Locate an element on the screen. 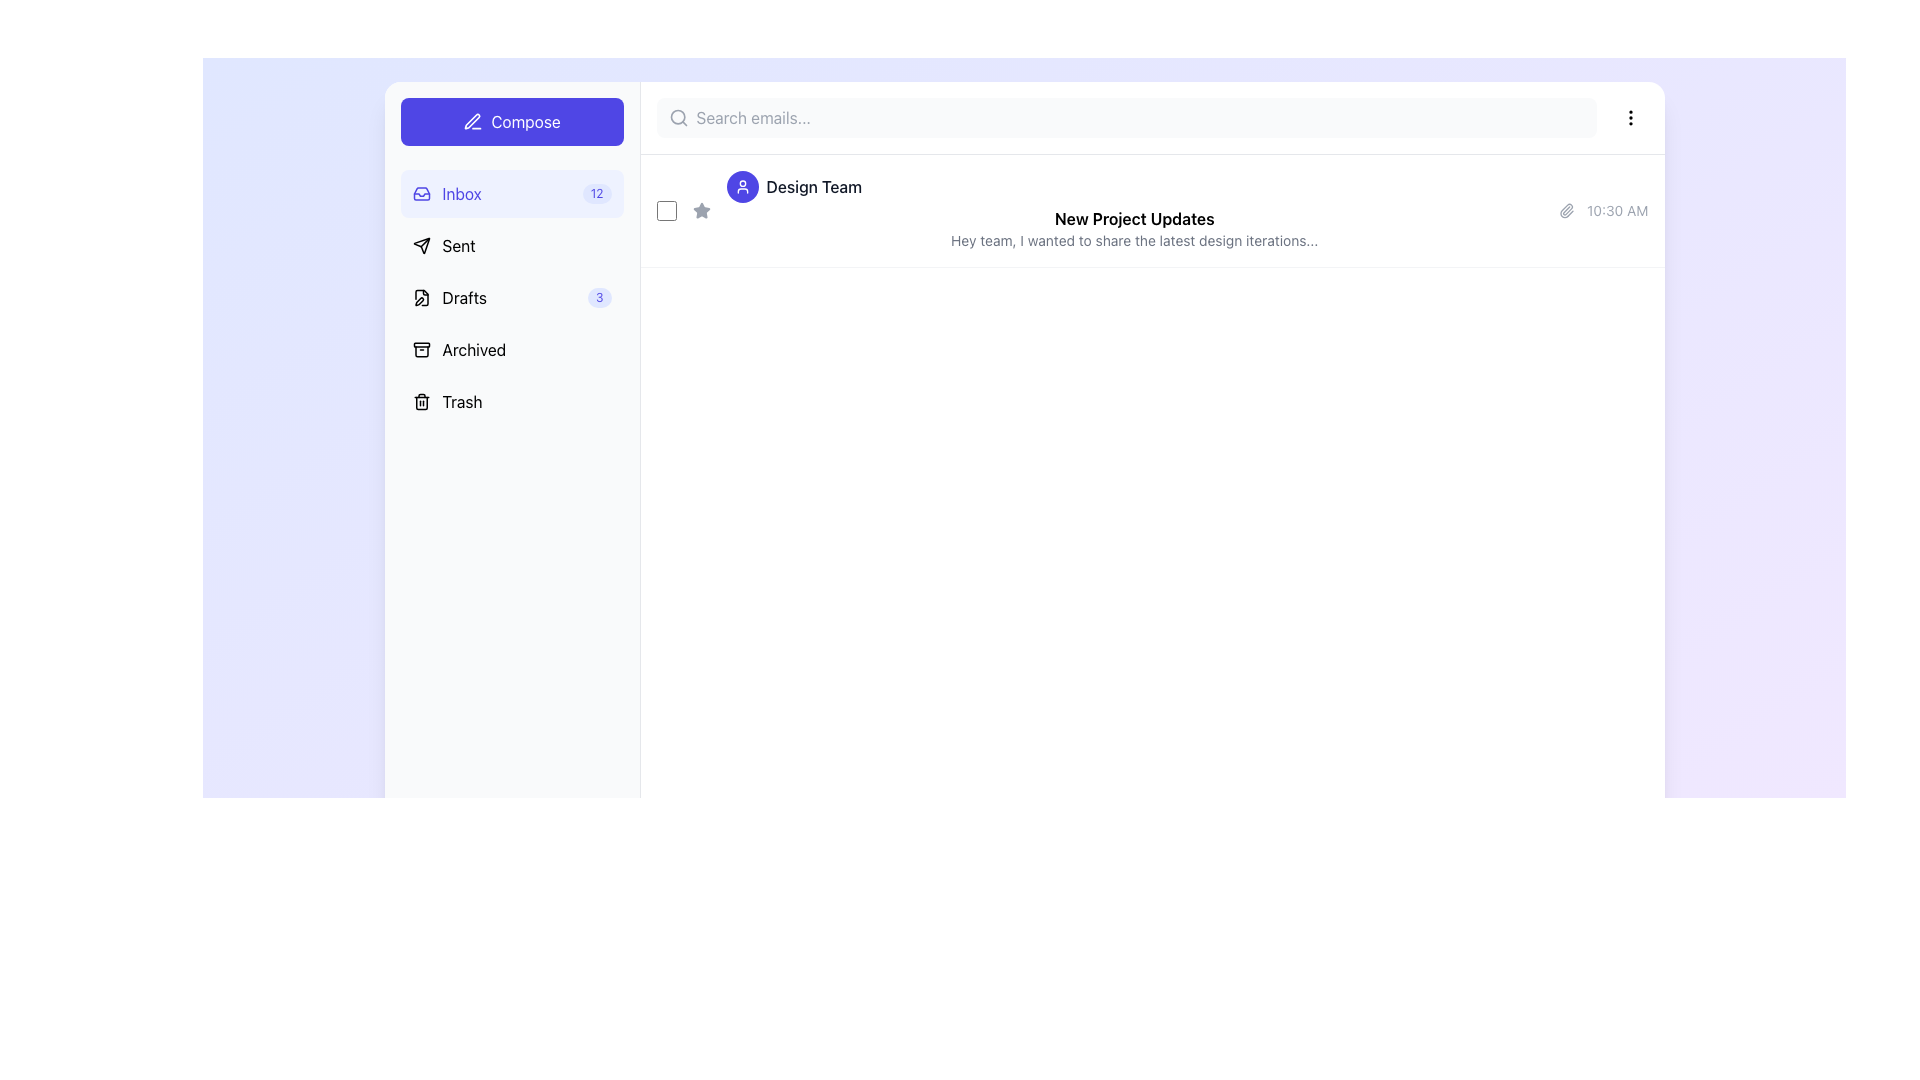 Image resolution: width=1920 pixels, height=1080 pixels. displayed text of the 'Compose' label located within the button at the top-left corner, beneath the application header is located at coordinates (526, 122).